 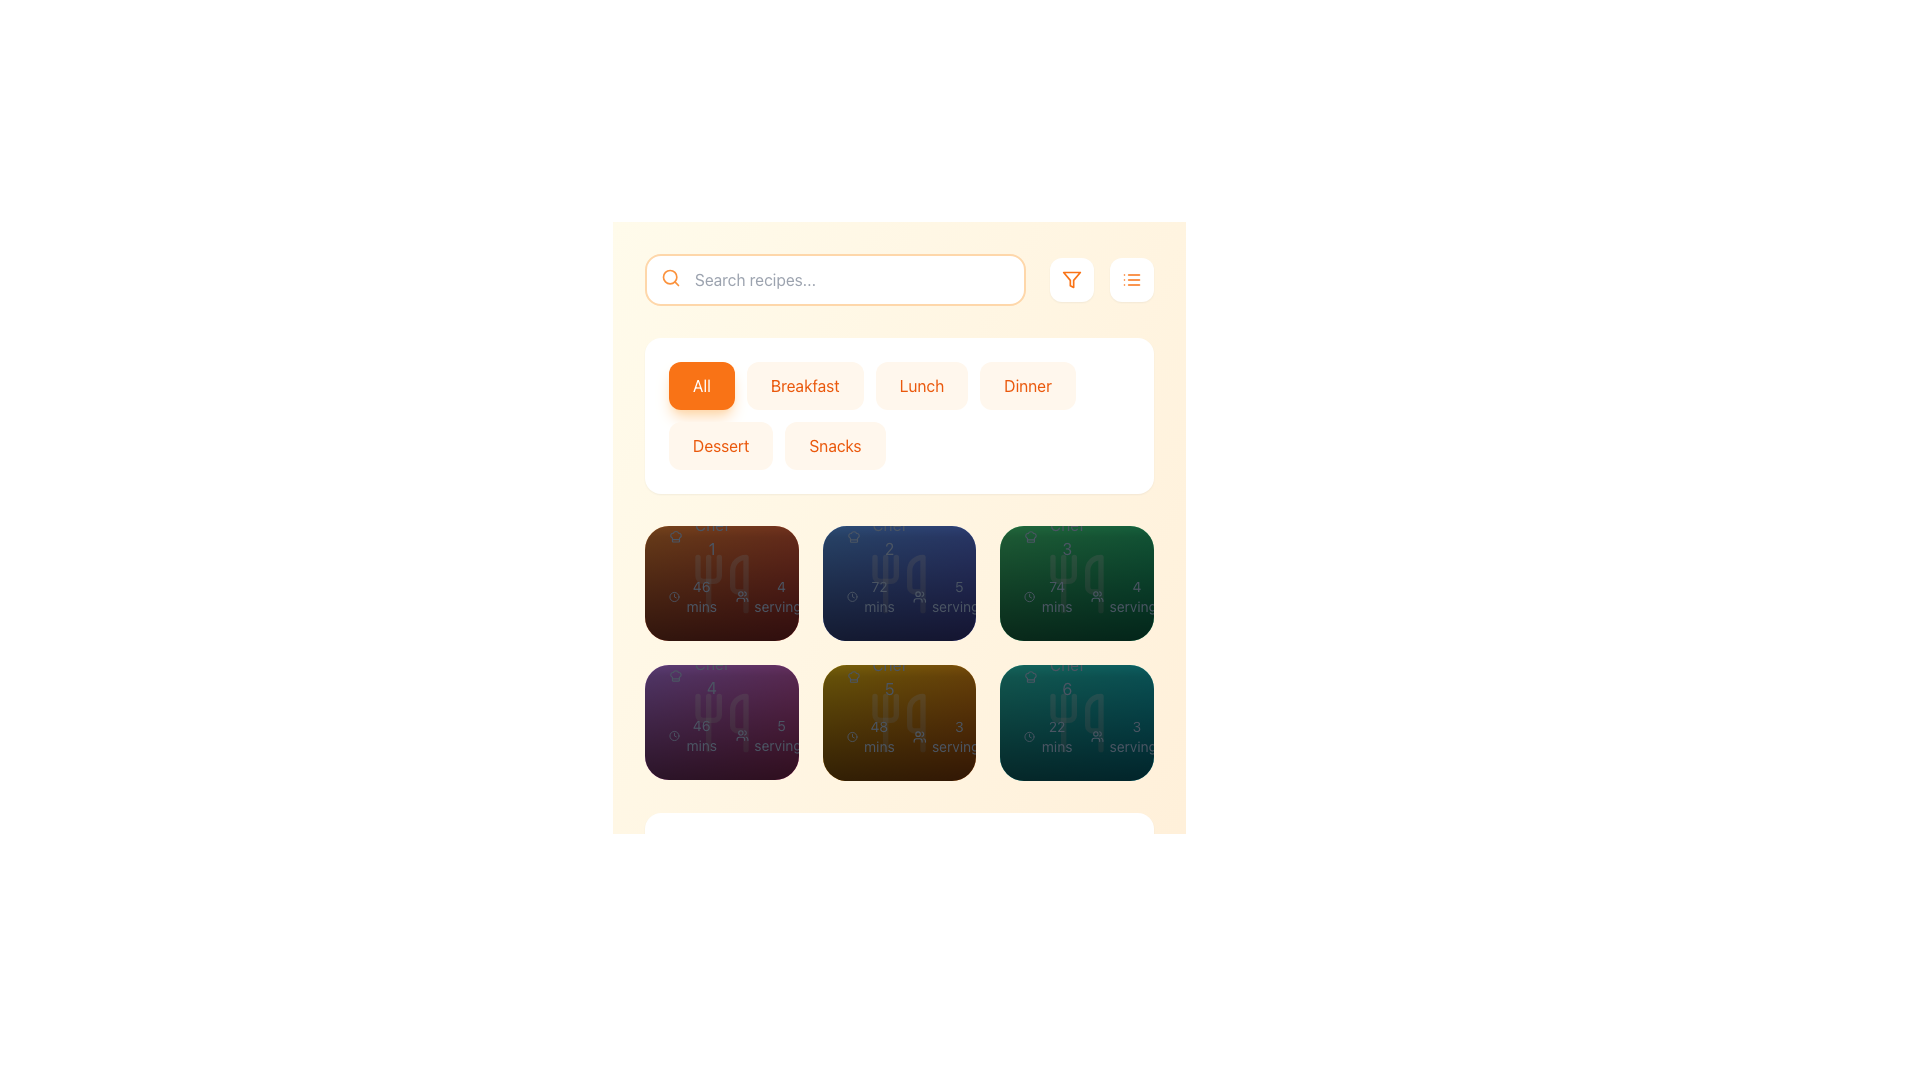 I want to click on the share button located in the bottom row of buttons within the grid structure, so click(x=958, y=722).